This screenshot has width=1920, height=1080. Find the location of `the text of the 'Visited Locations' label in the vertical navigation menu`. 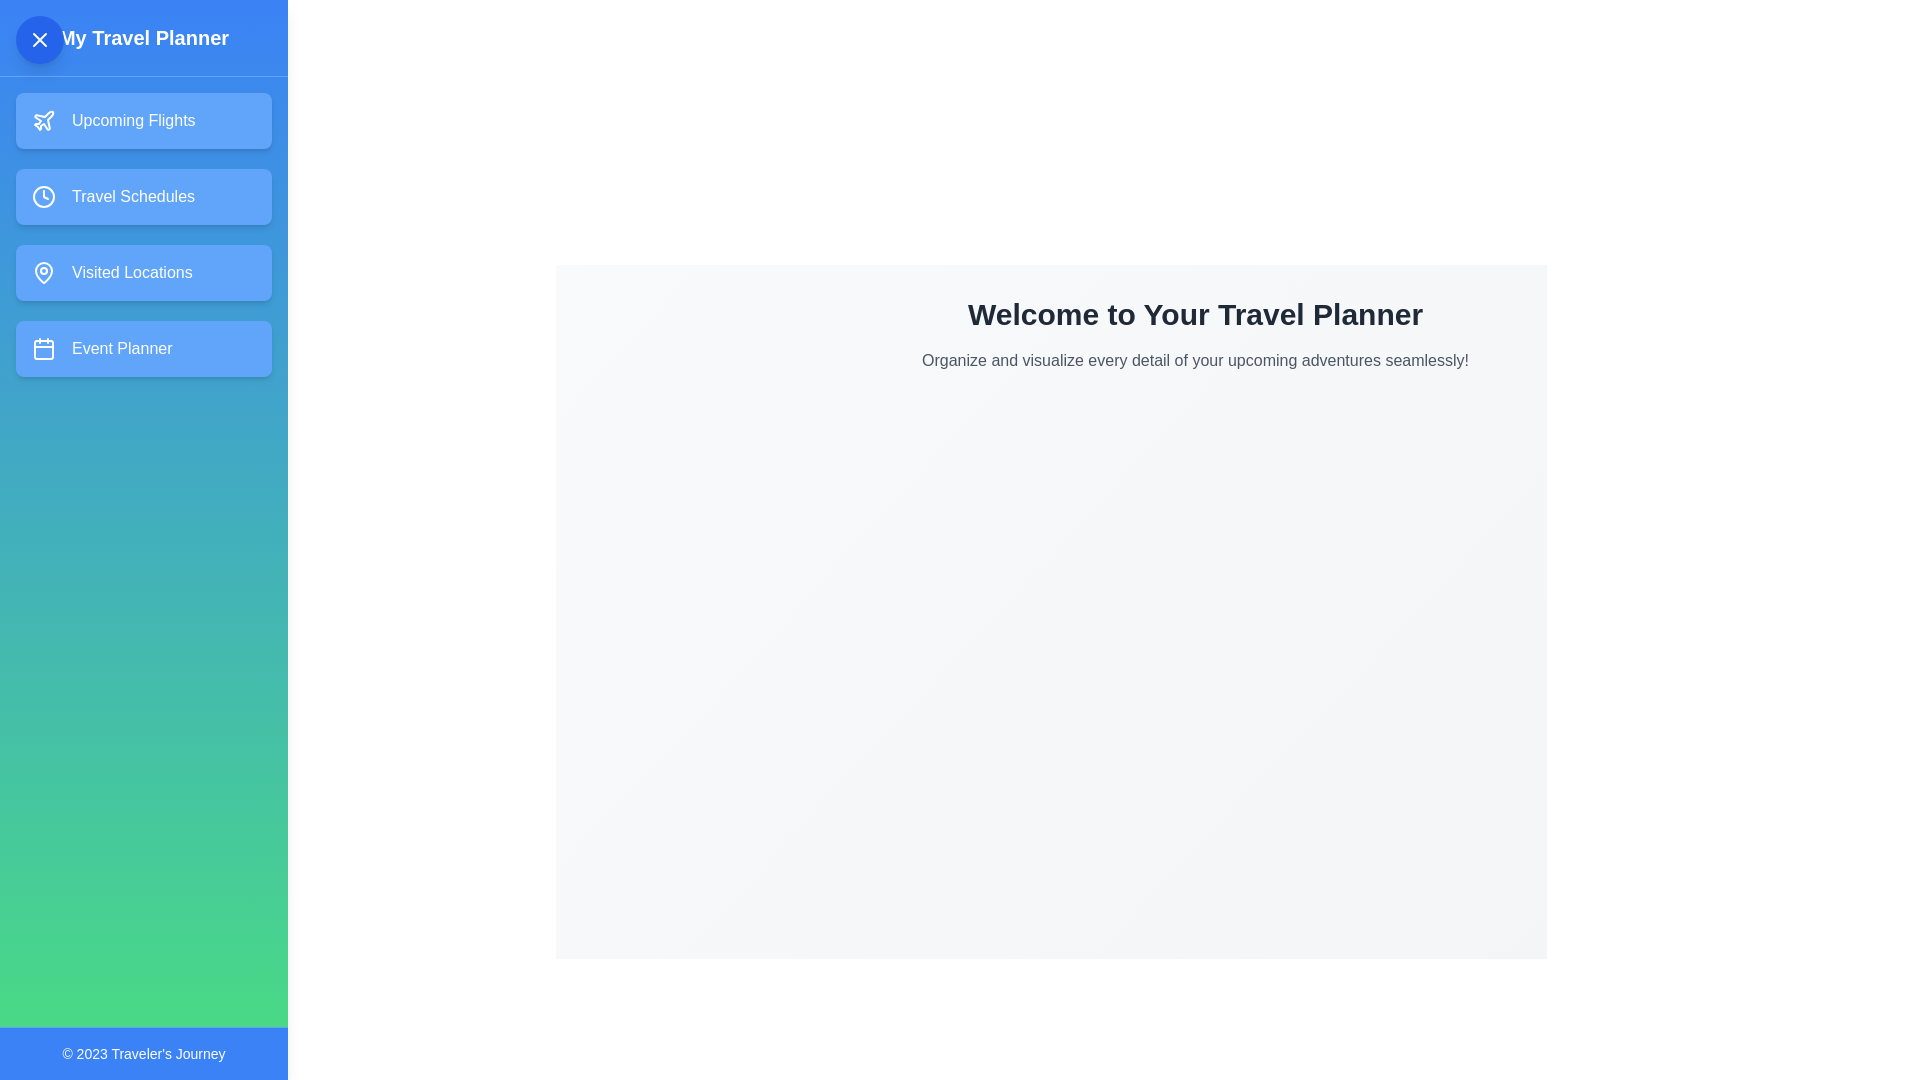

the text of the 'Visited Locations' label in the vertical navigation menu is located at coordinates (131, 273).